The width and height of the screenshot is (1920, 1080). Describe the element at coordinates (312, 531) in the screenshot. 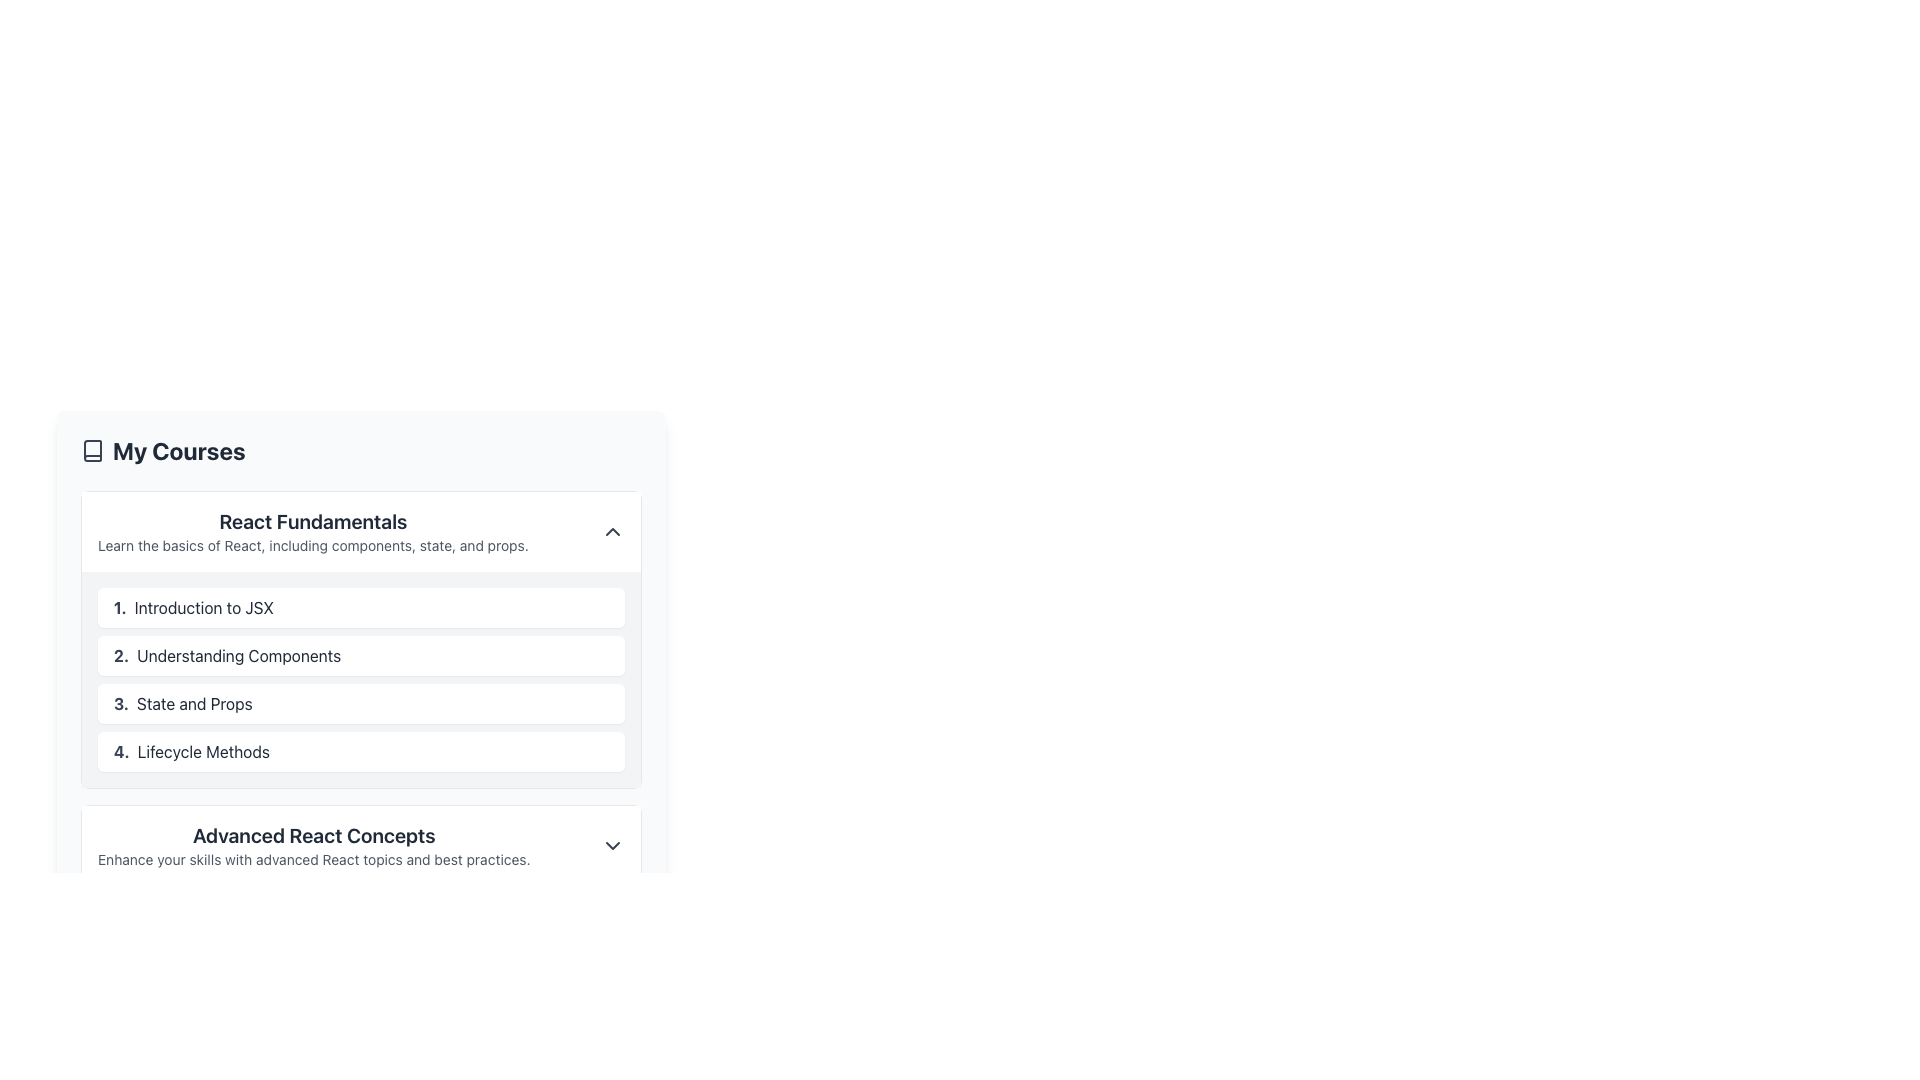

I see `the 'React Fundamentals' text display` at that location.